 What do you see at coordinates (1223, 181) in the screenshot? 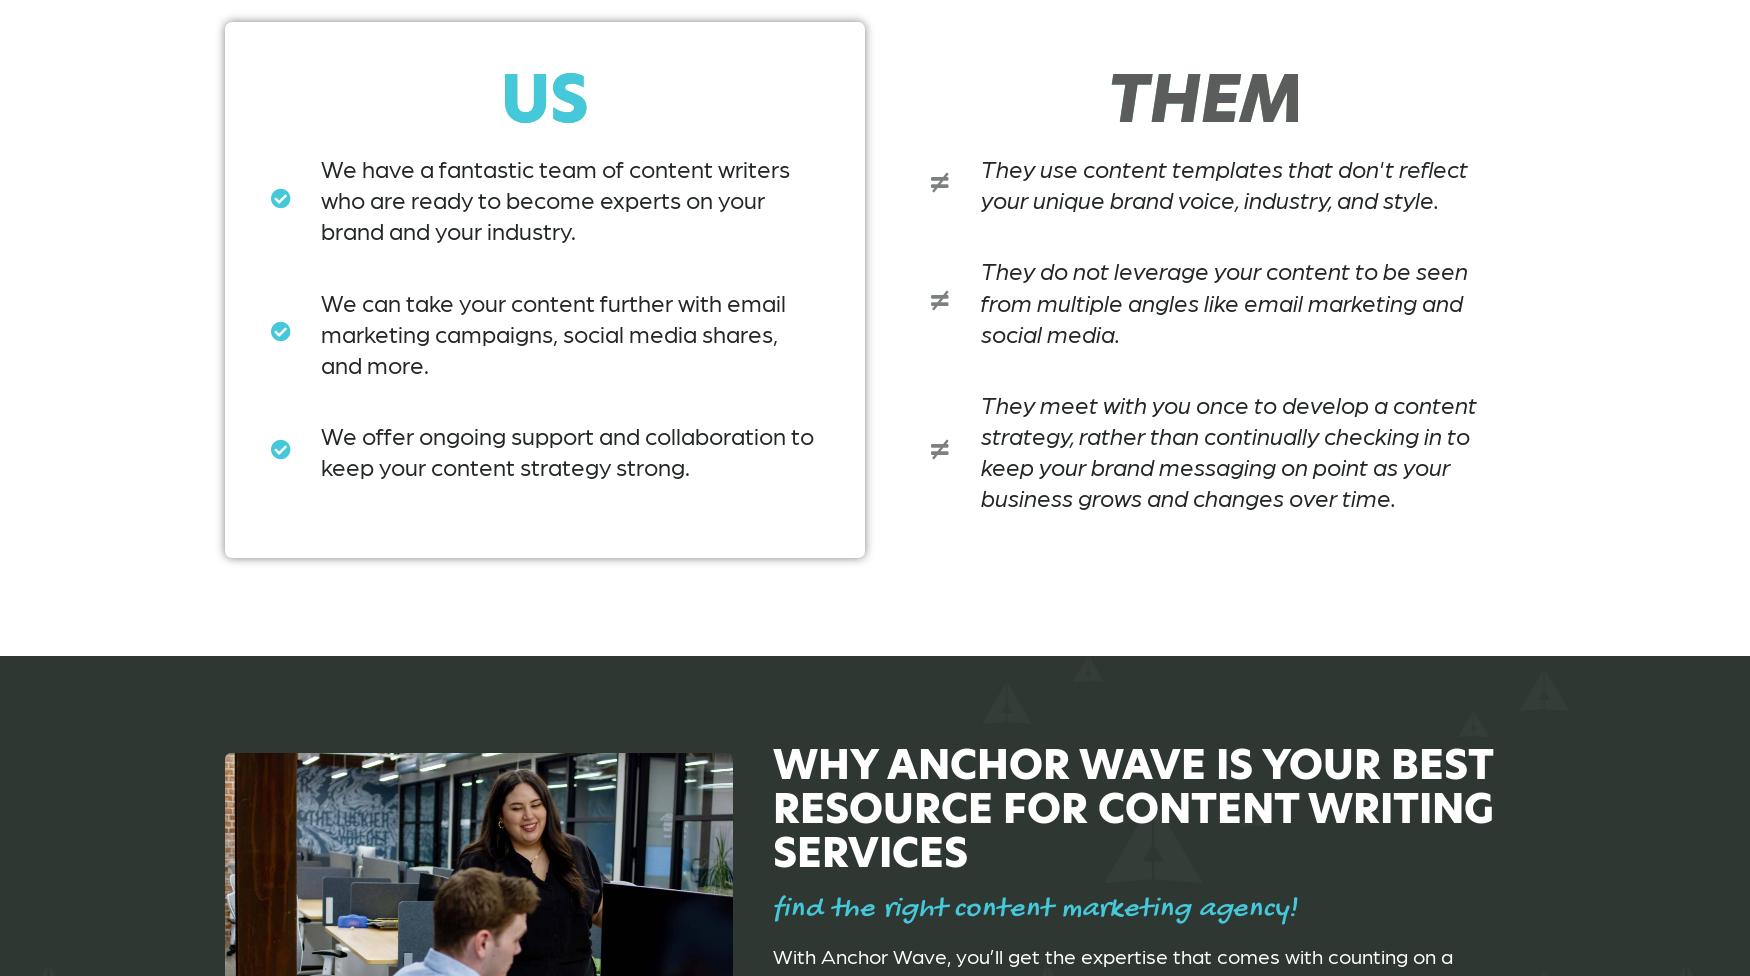
I see `'They use content templates that don't reflect your unique brand voice, industry, and style.'` at bounding box center [1223, 181].